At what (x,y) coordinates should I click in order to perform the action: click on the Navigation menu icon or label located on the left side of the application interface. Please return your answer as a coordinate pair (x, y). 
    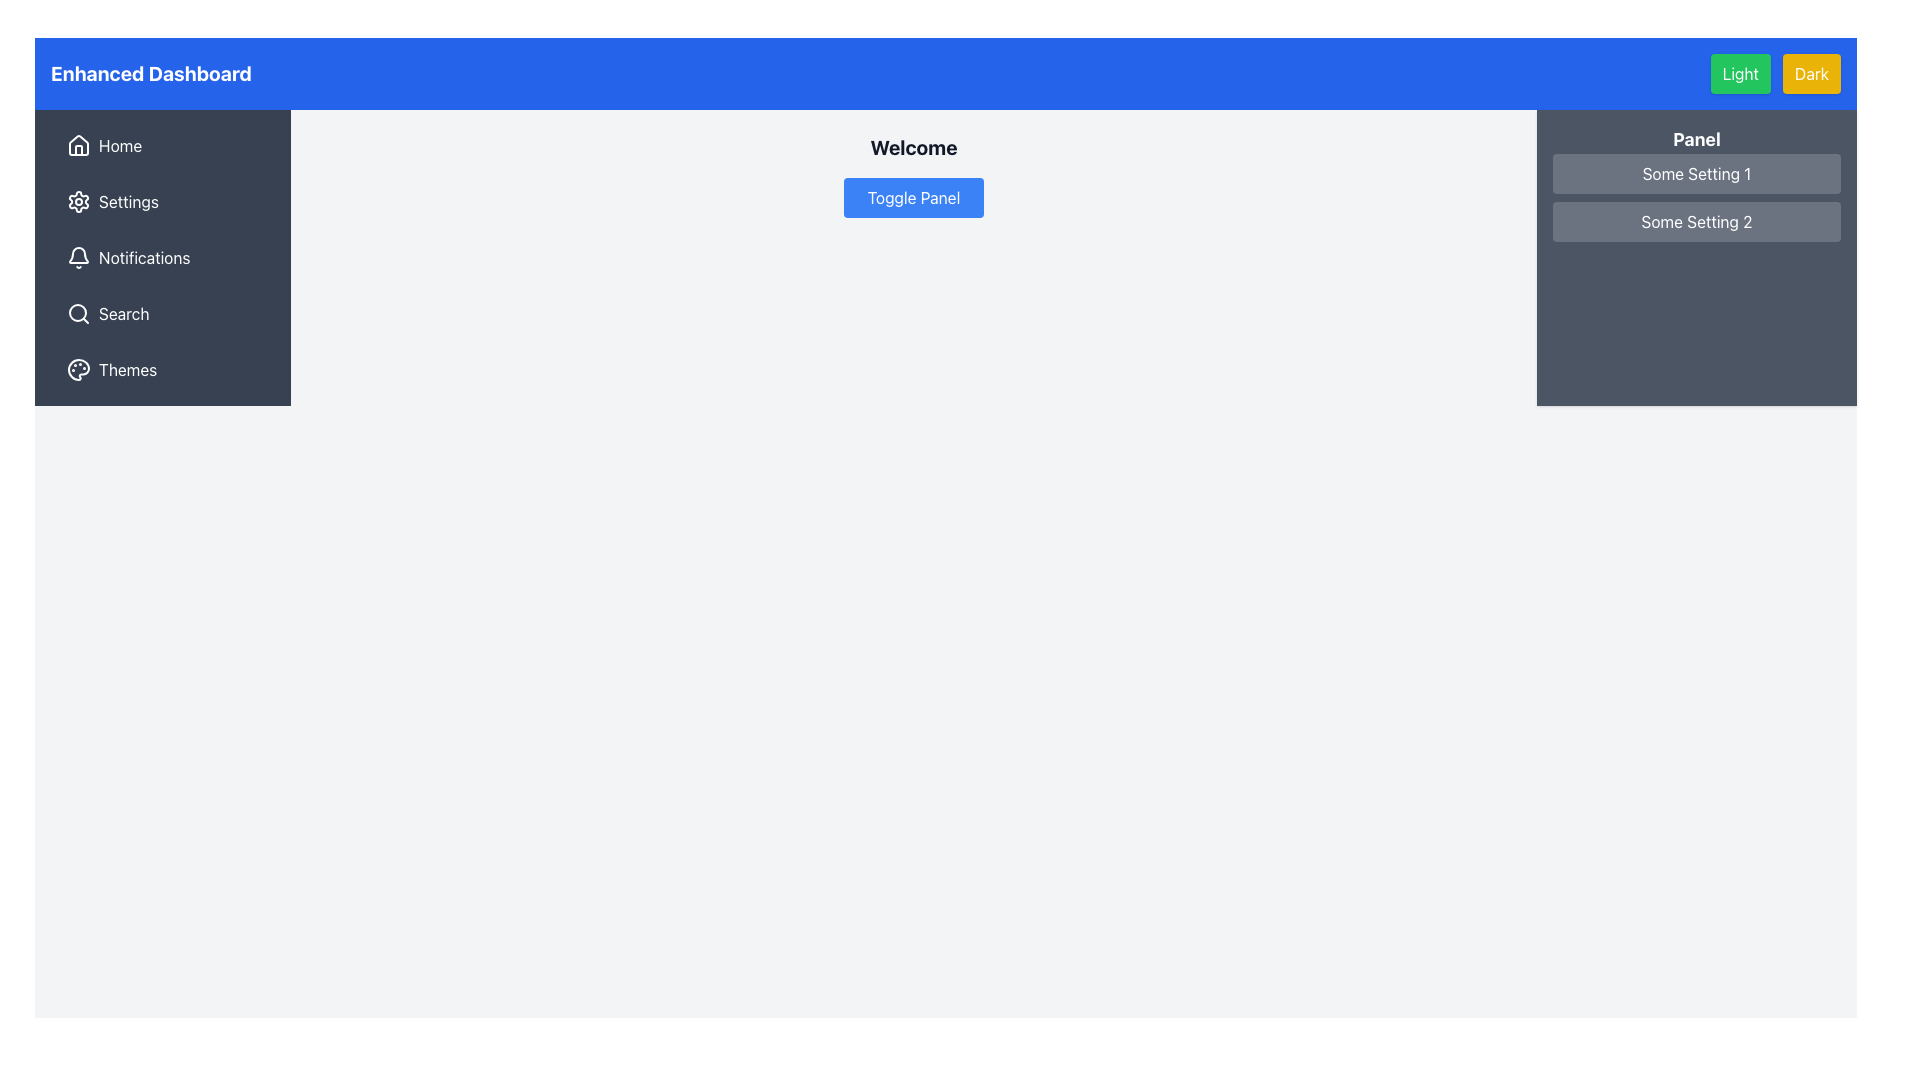
    Looking at the image, I should click on (163, 257).